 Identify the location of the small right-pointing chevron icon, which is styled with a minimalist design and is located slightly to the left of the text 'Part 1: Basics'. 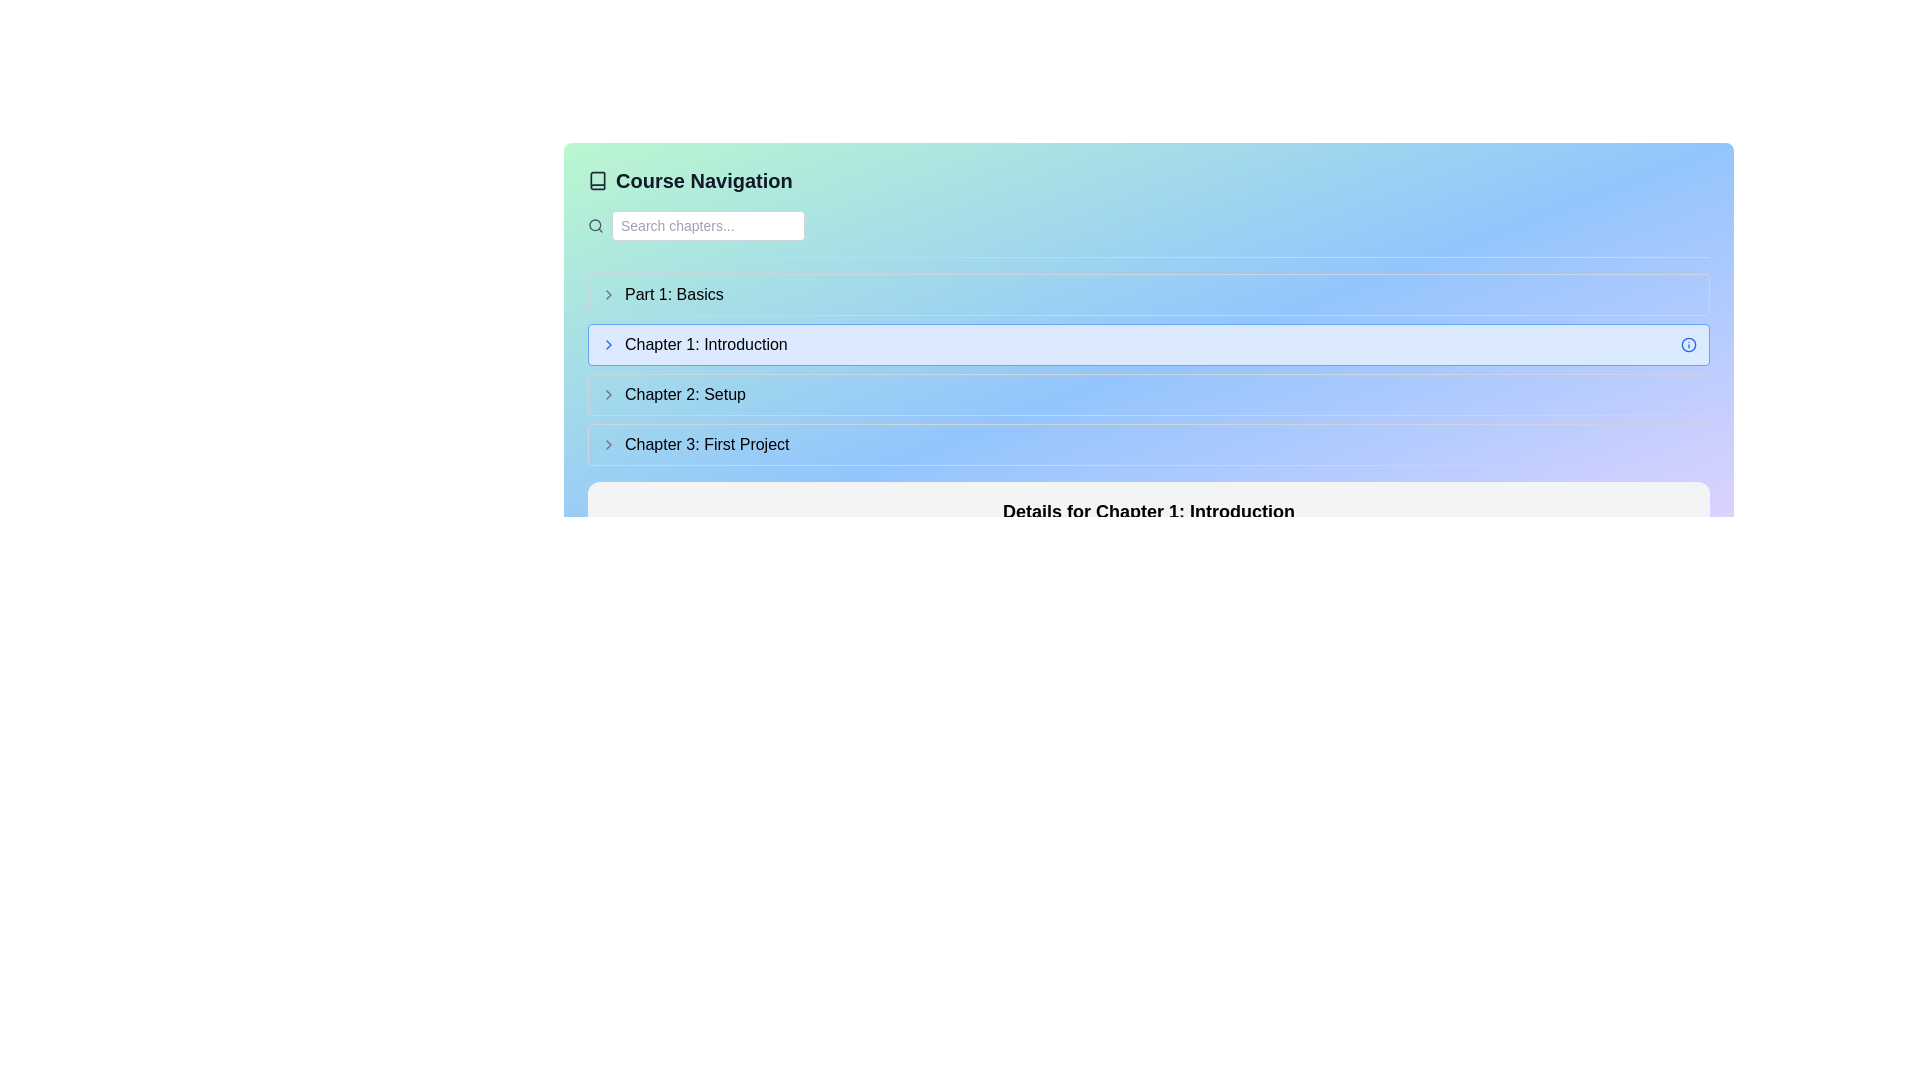
(608, 294).